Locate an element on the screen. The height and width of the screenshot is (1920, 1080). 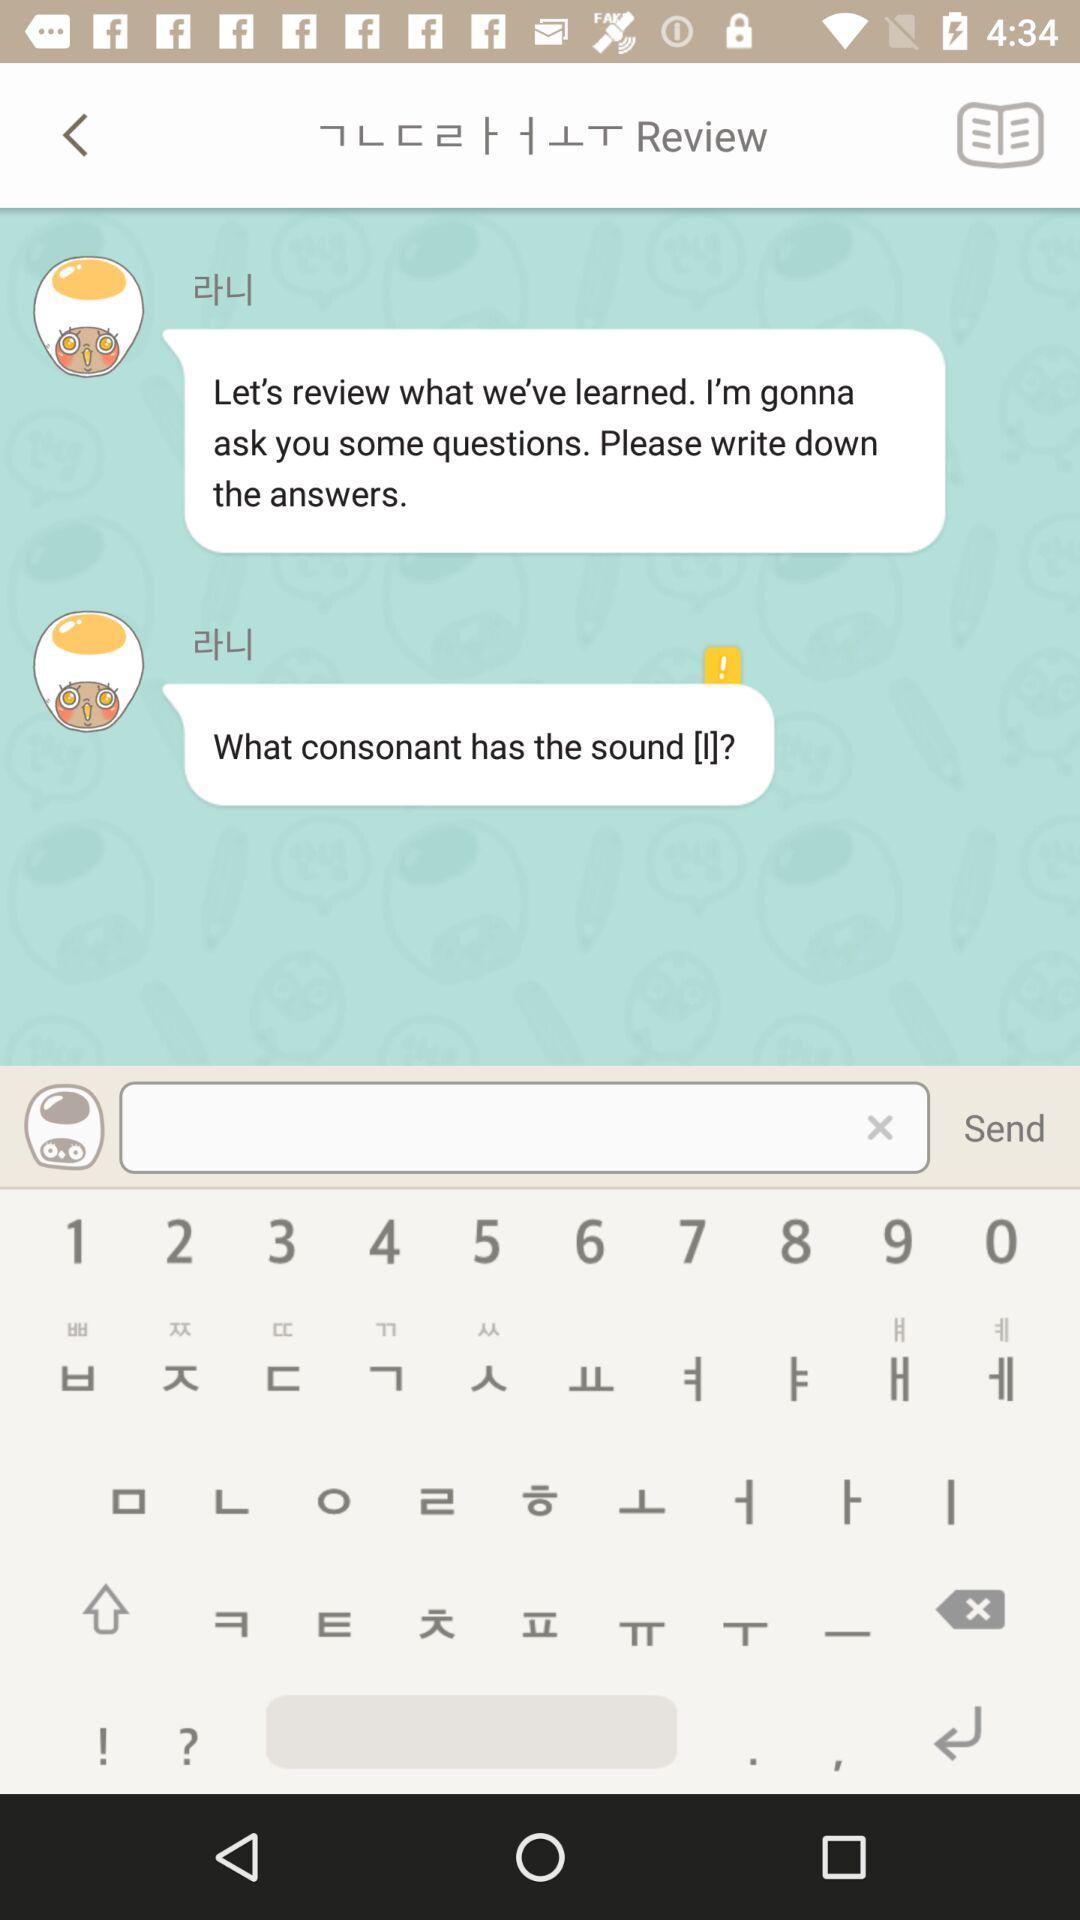
the expand_less icon is located at coordinates (435, 1609).